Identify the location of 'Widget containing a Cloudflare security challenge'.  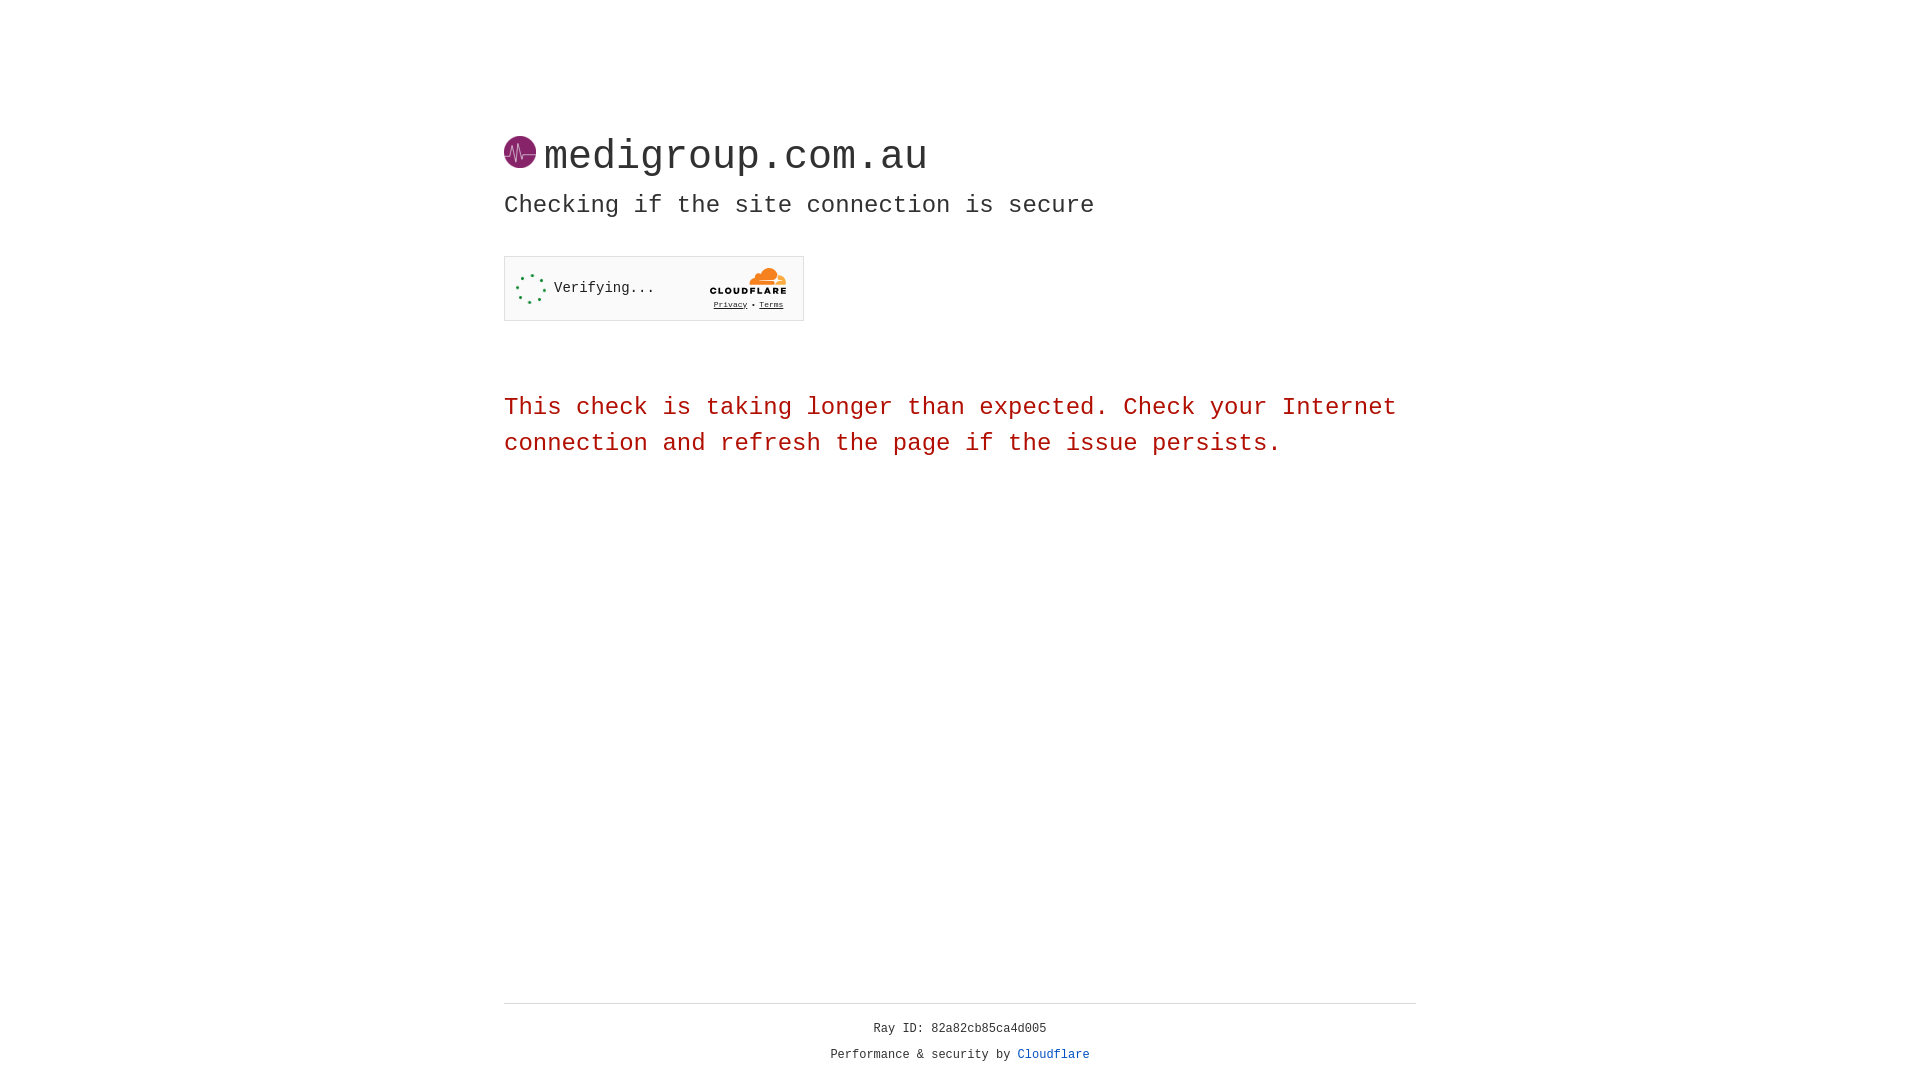
(653, 288).